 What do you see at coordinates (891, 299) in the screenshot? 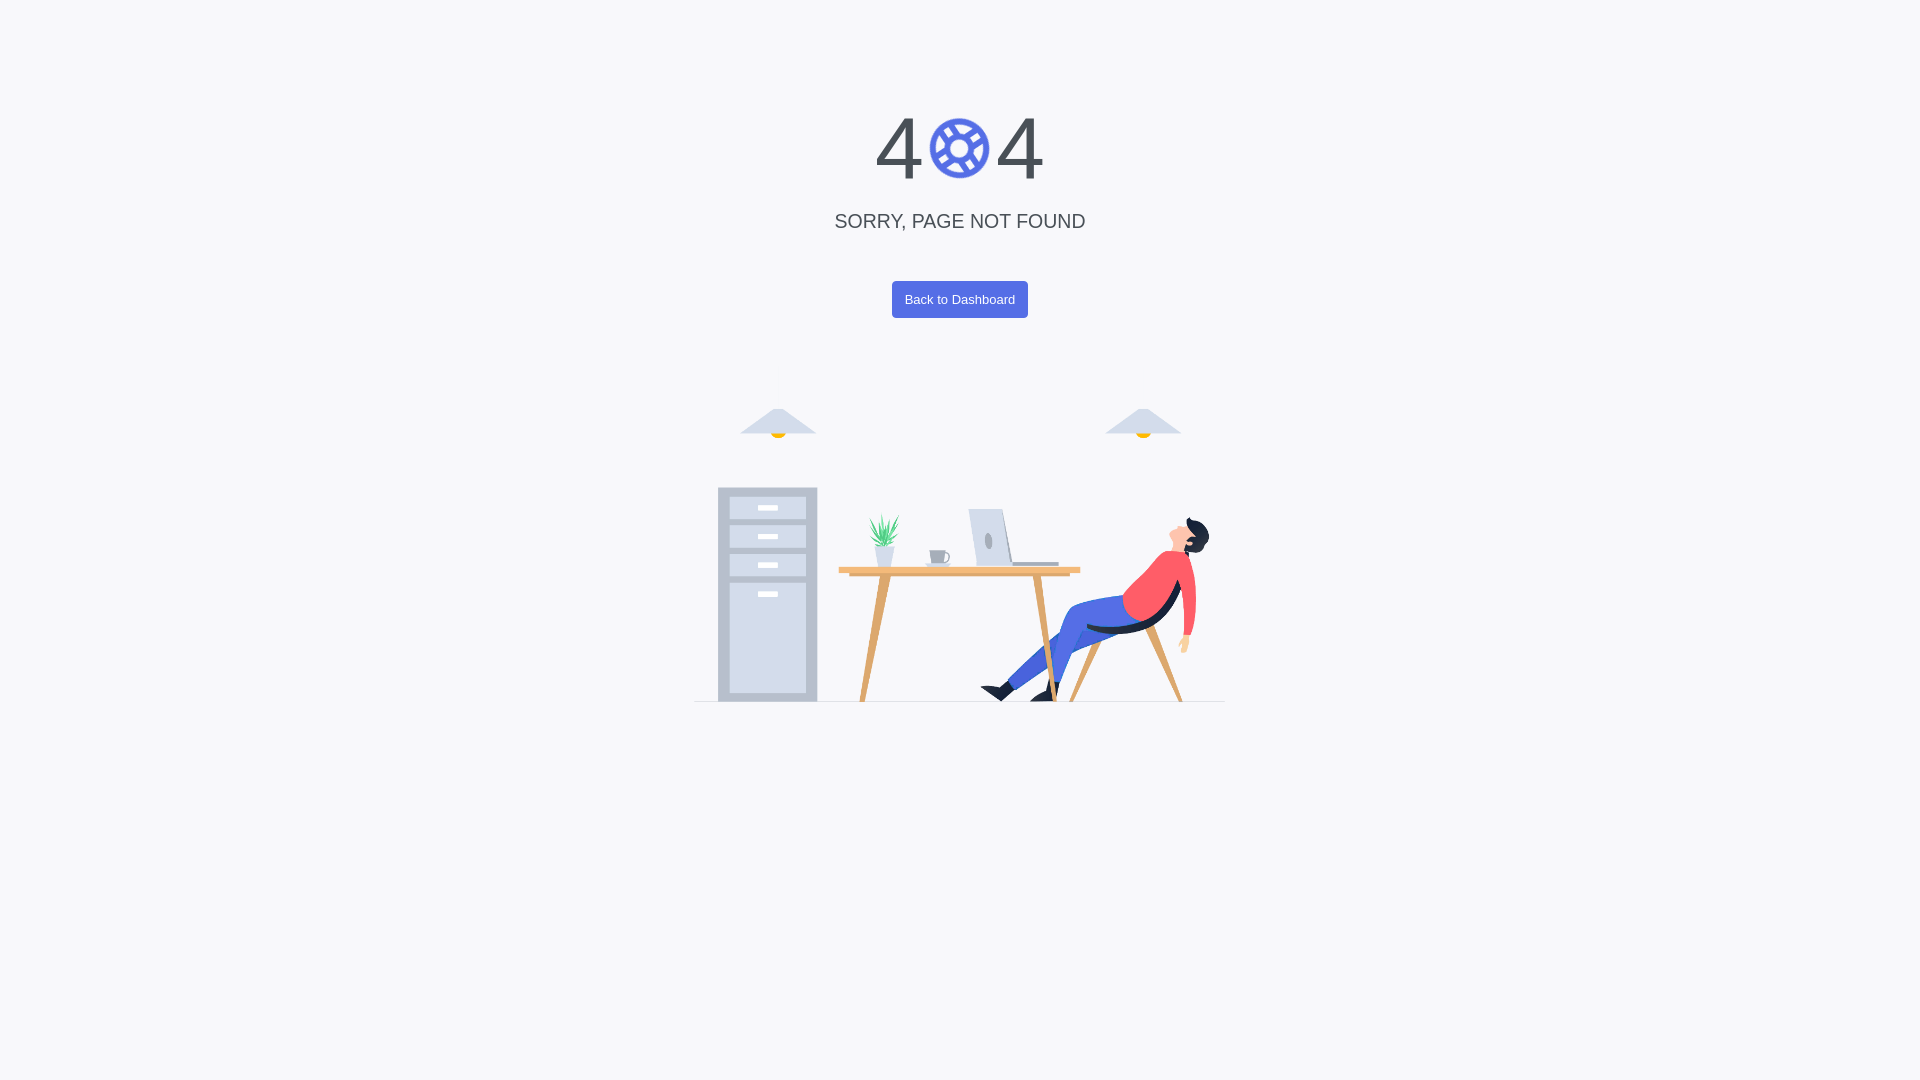
I see `'Back to Dashboard'` at bounding box center [891, 299].